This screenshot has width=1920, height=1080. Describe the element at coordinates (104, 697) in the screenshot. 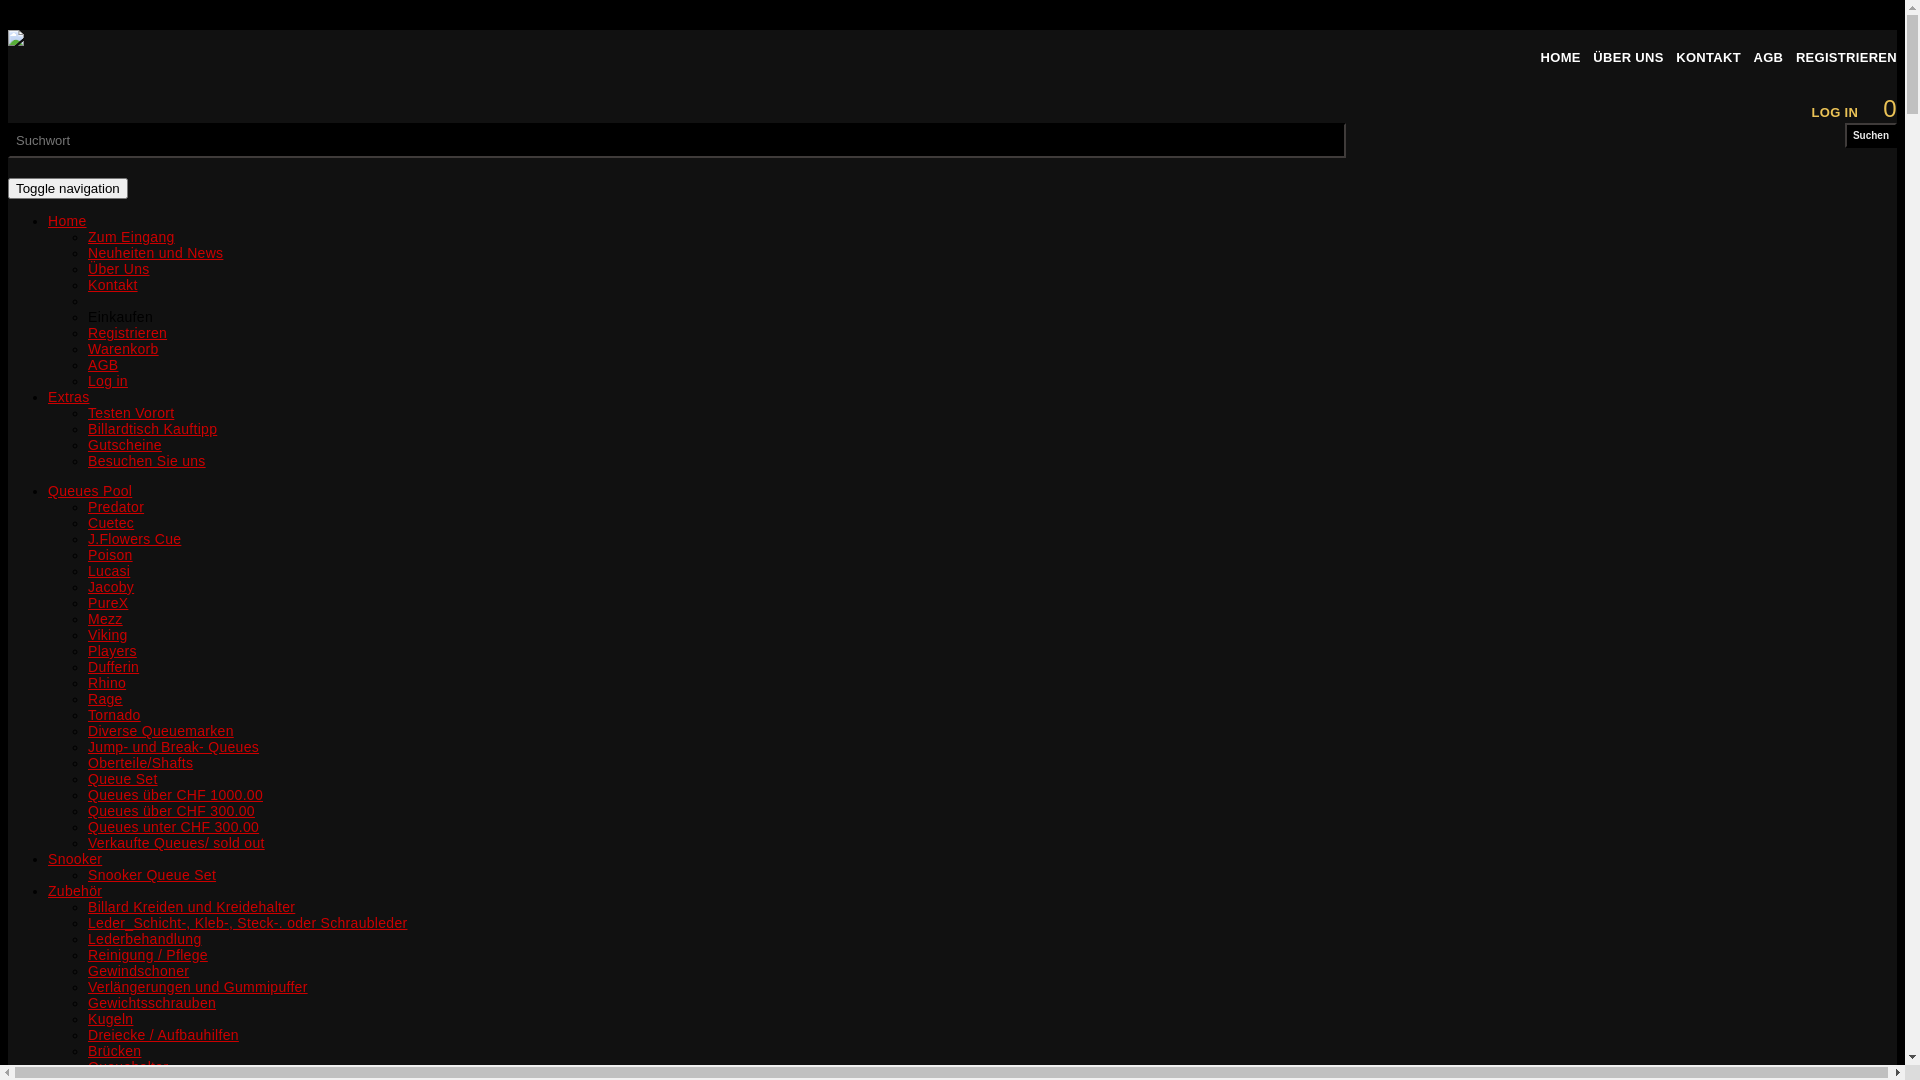

I see `'Rage'` at that location.